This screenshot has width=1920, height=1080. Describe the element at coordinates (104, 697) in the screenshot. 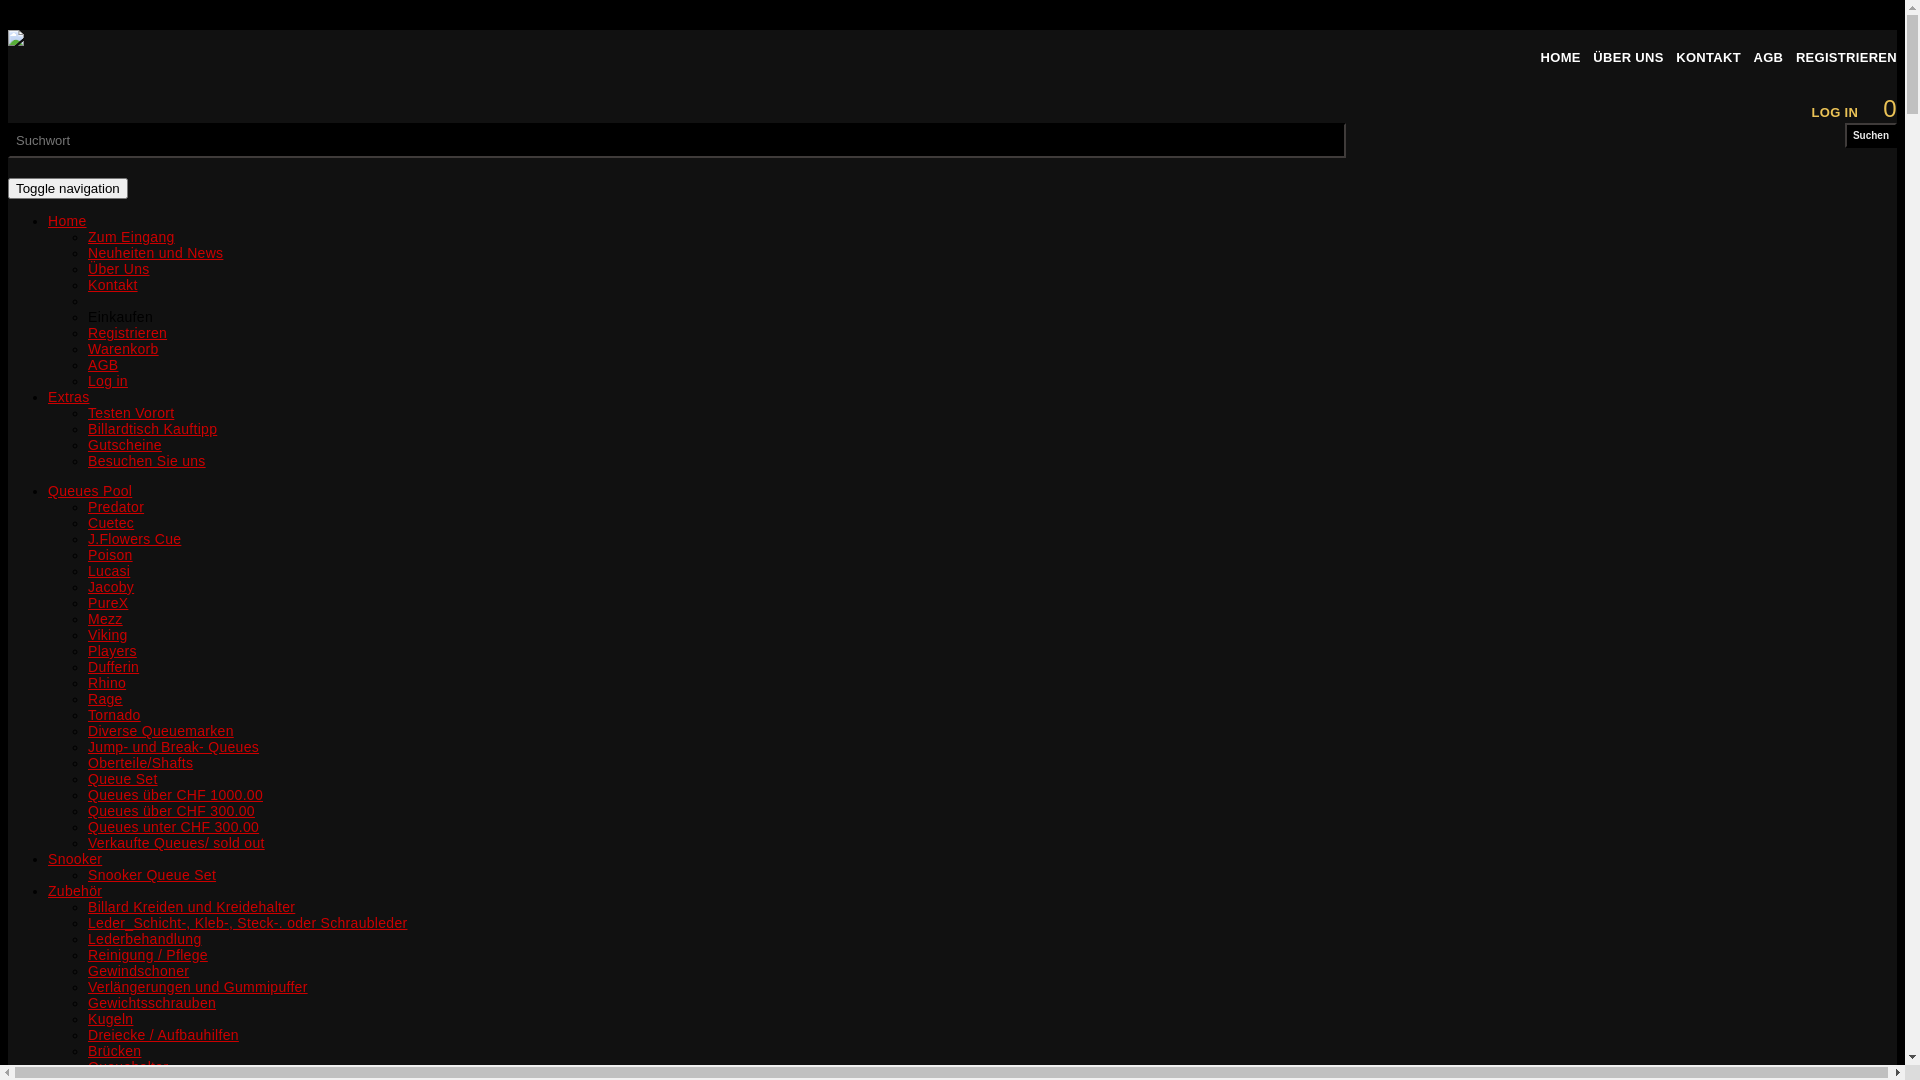

I see `'Rage'` at that location.